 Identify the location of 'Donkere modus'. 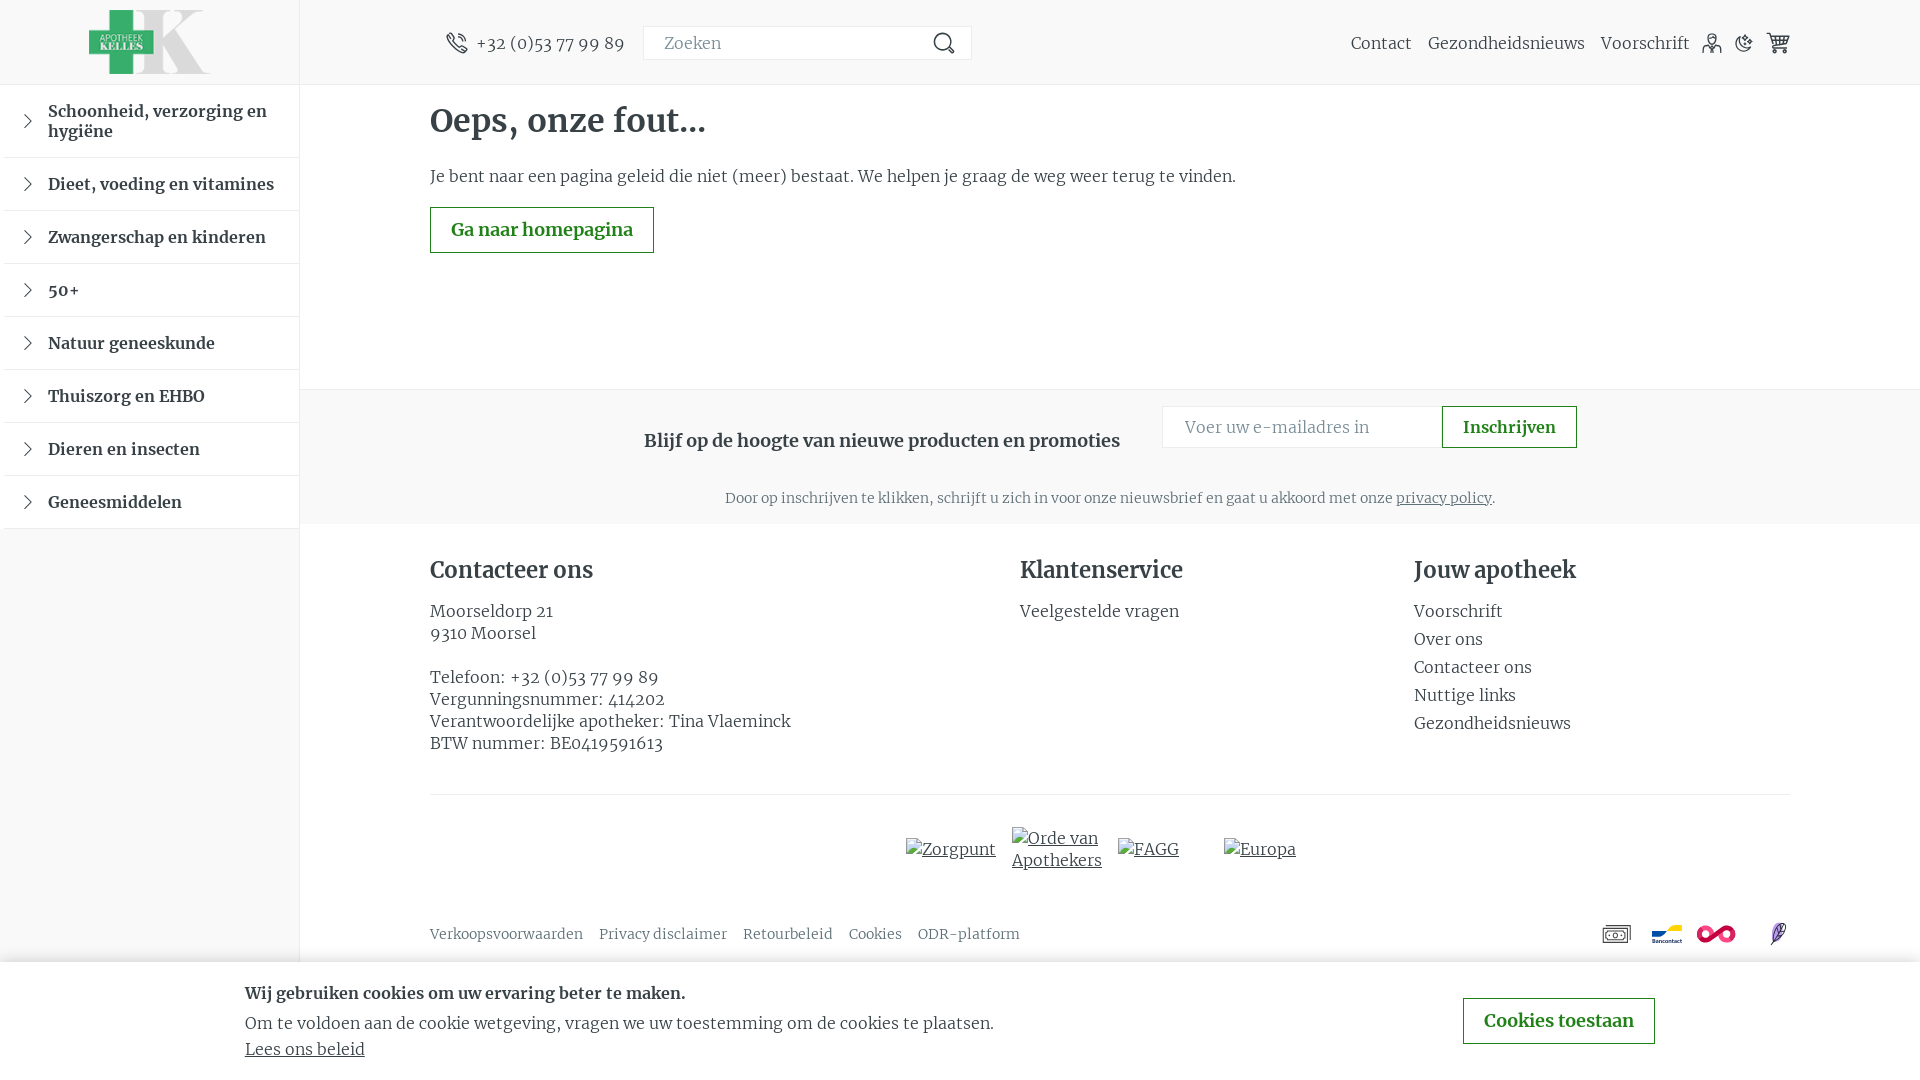
(1742, 42).